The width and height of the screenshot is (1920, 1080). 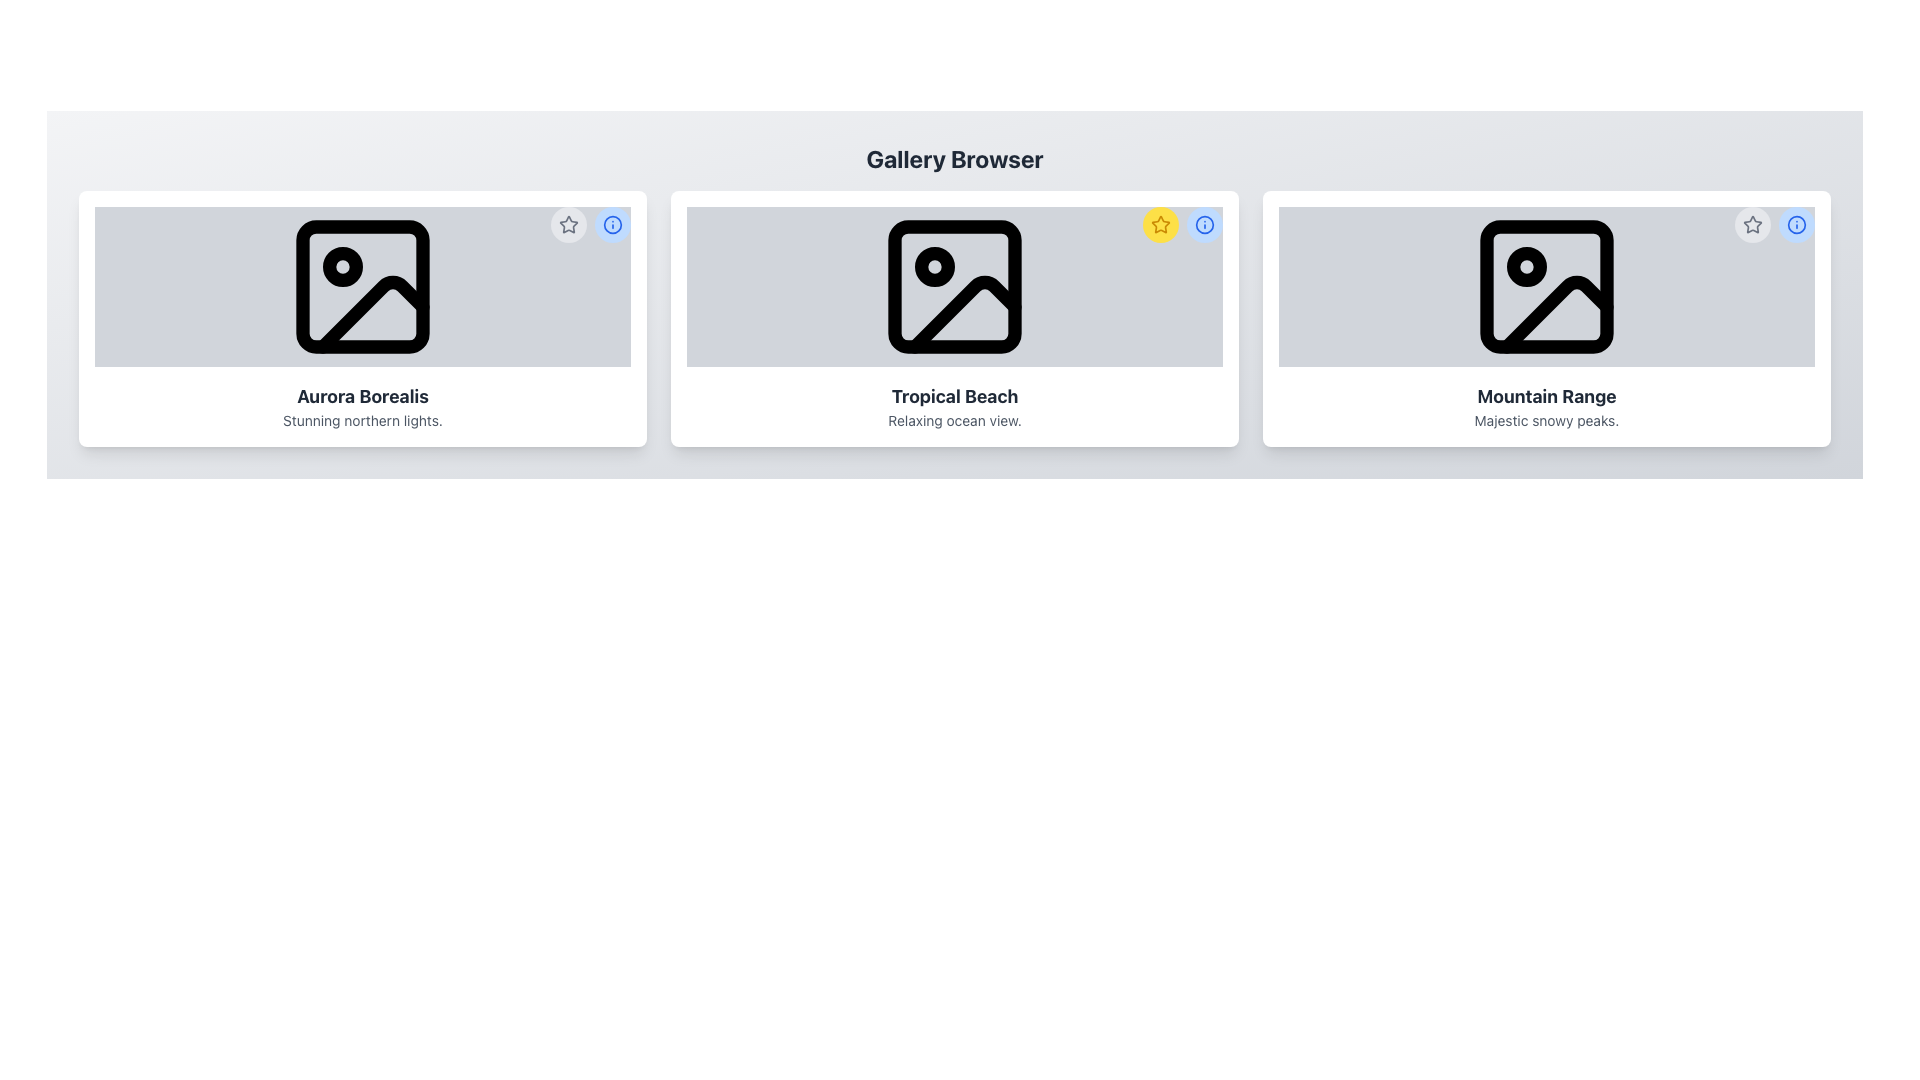 What do you see at coordinates (1203, 224) in the screenshot?
I see `the blue circular icon with a white interior located in the toolbar of the second card labeled 'Tropical Beach', which is positioned at the top right corner next to a yellow star icon` at bounding box center [1203, 224].